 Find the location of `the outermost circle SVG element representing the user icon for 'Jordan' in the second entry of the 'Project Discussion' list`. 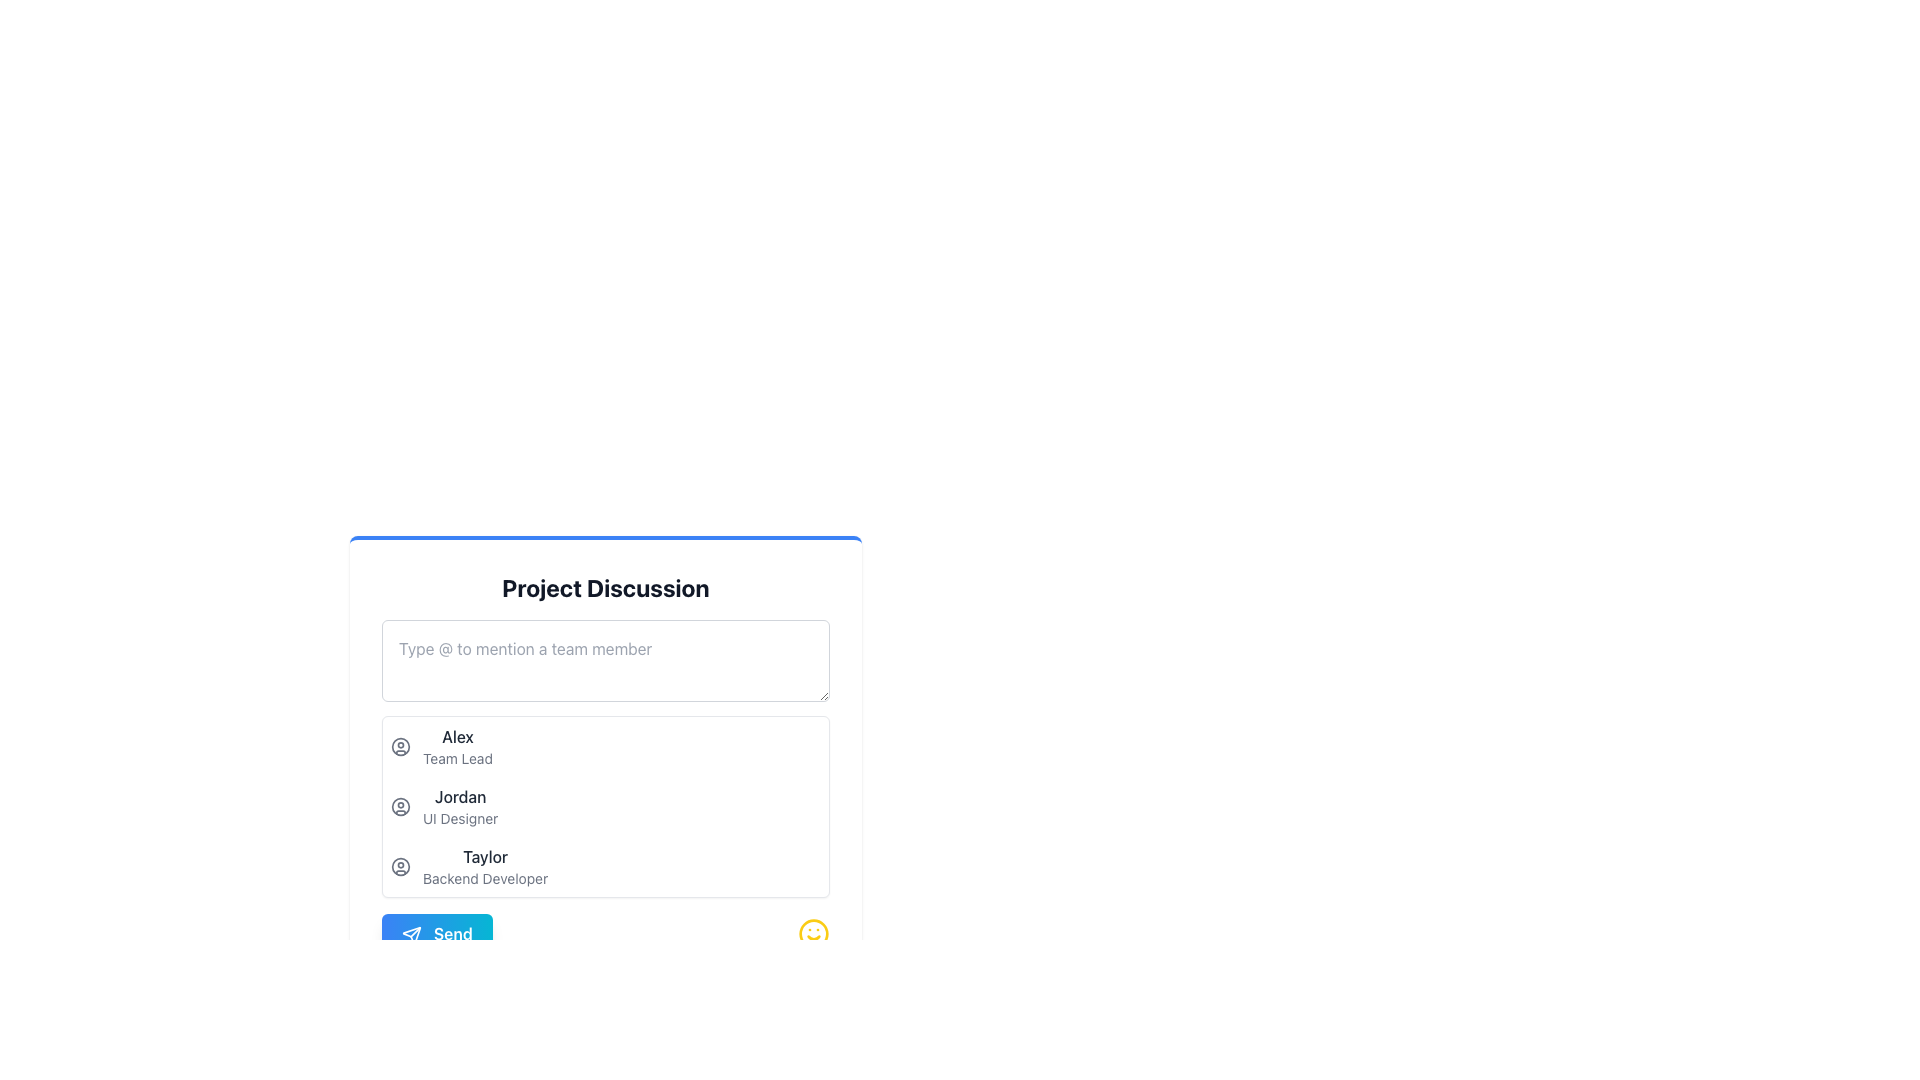

the outermost circle SVG element representing the user icon for 'Jordan' in the second entry of the 'Project Discussion' list is located at coordinates (400, 805).